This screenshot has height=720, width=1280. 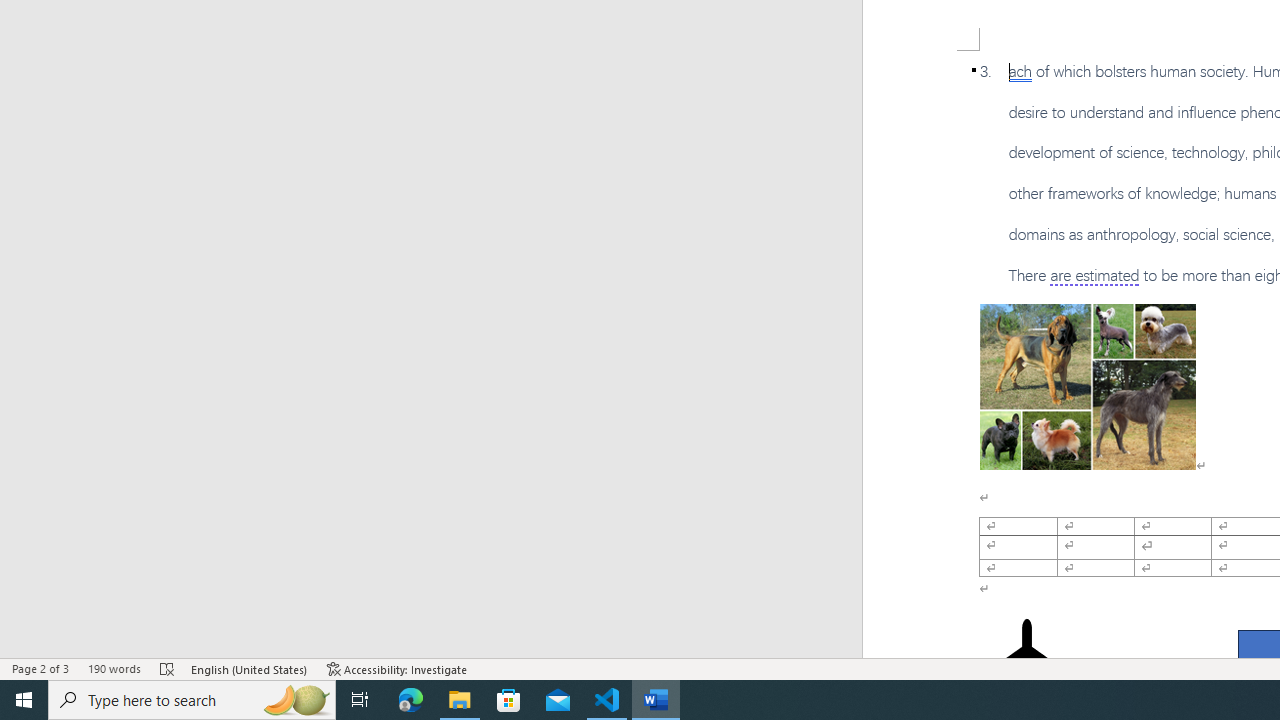 What do you see at coordinates (249, 669) in the screenshot?
I see `'Language English (United States)'` at bounding box center [249, 669].